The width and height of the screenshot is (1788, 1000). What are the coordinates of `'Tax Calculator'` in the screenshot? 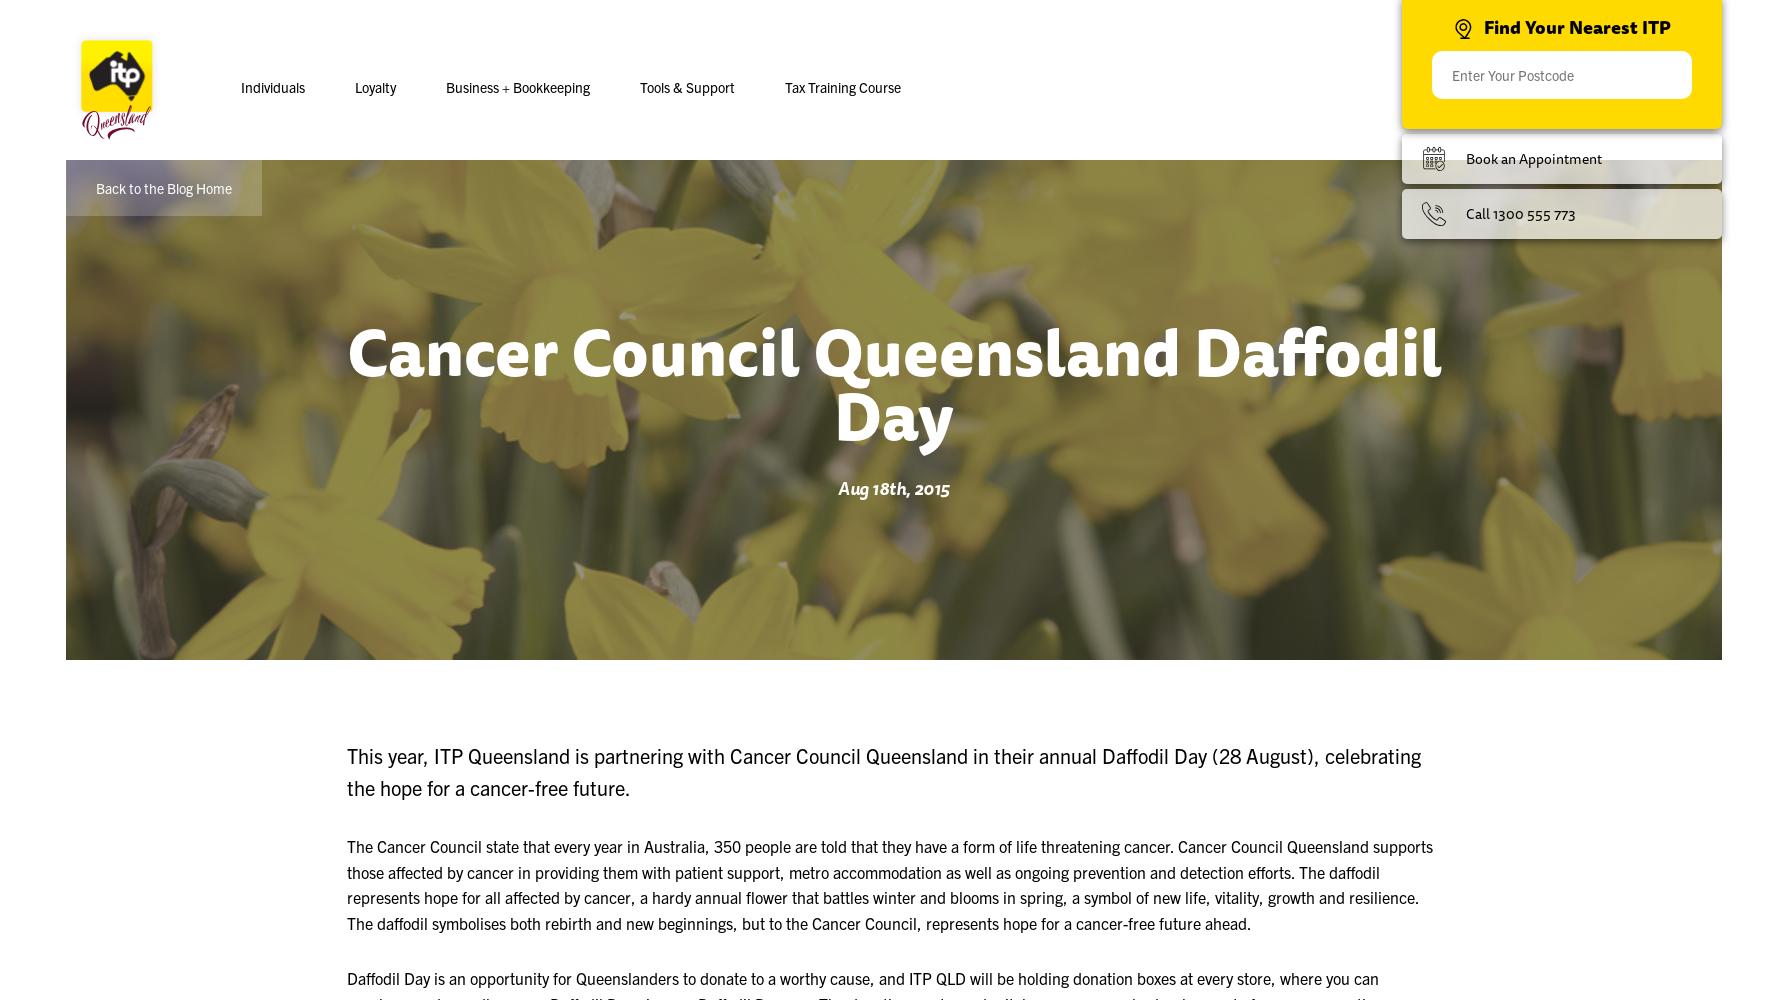 It's located at (617, 165).